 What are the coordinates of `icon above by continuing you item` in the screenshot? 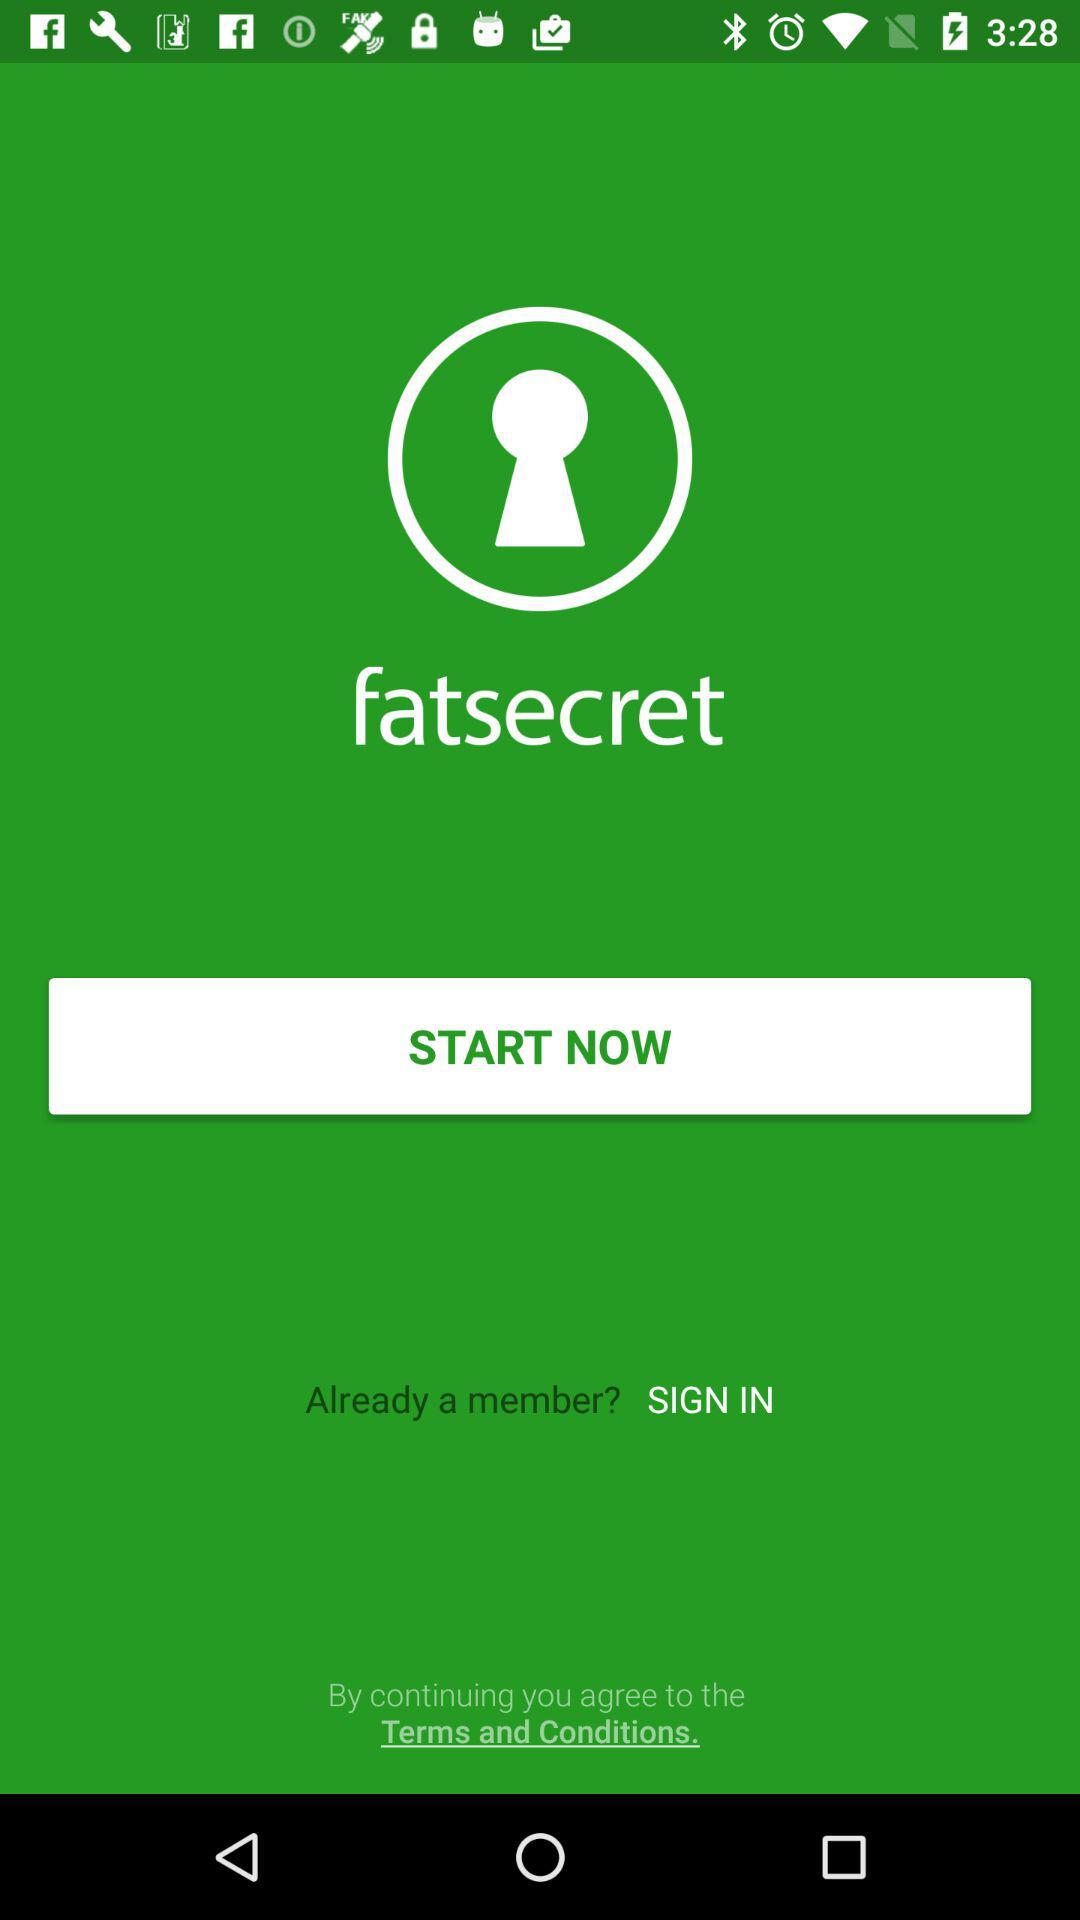 It's located at (709, 1397).